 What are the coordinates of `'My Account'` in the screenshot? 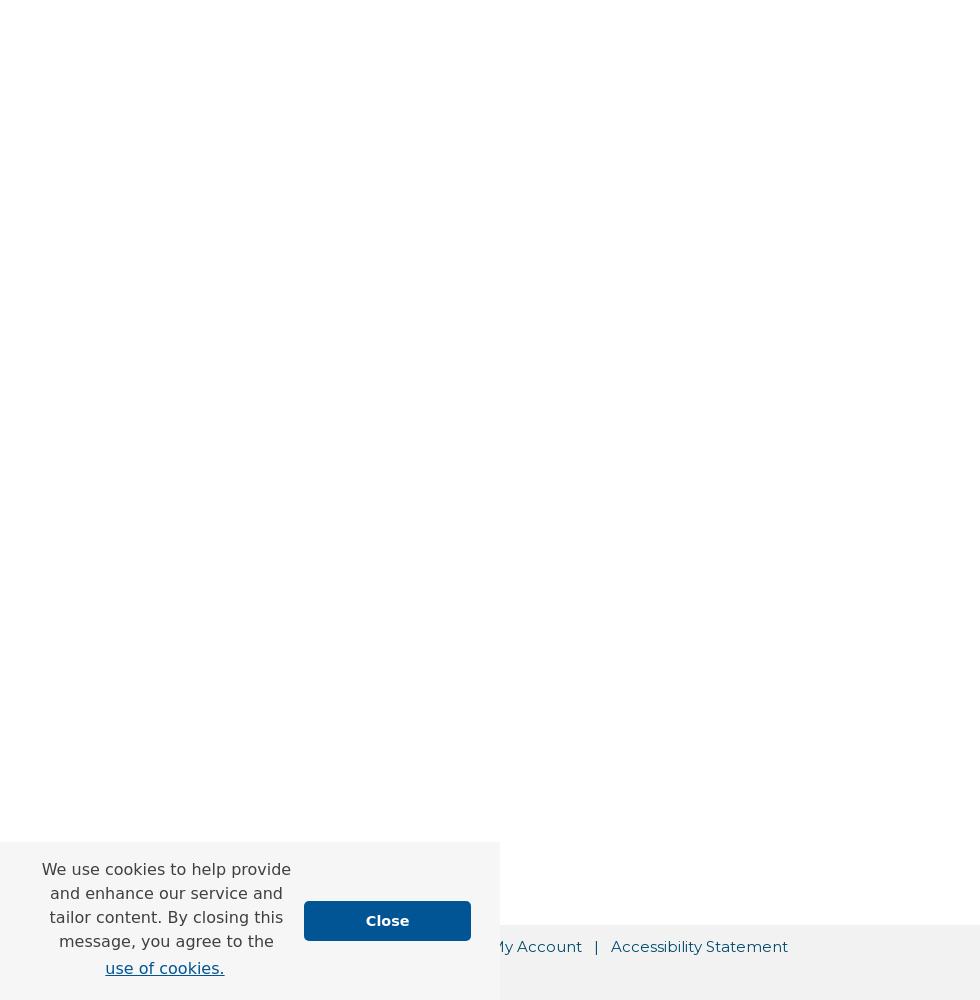 It's located at (535, 945).